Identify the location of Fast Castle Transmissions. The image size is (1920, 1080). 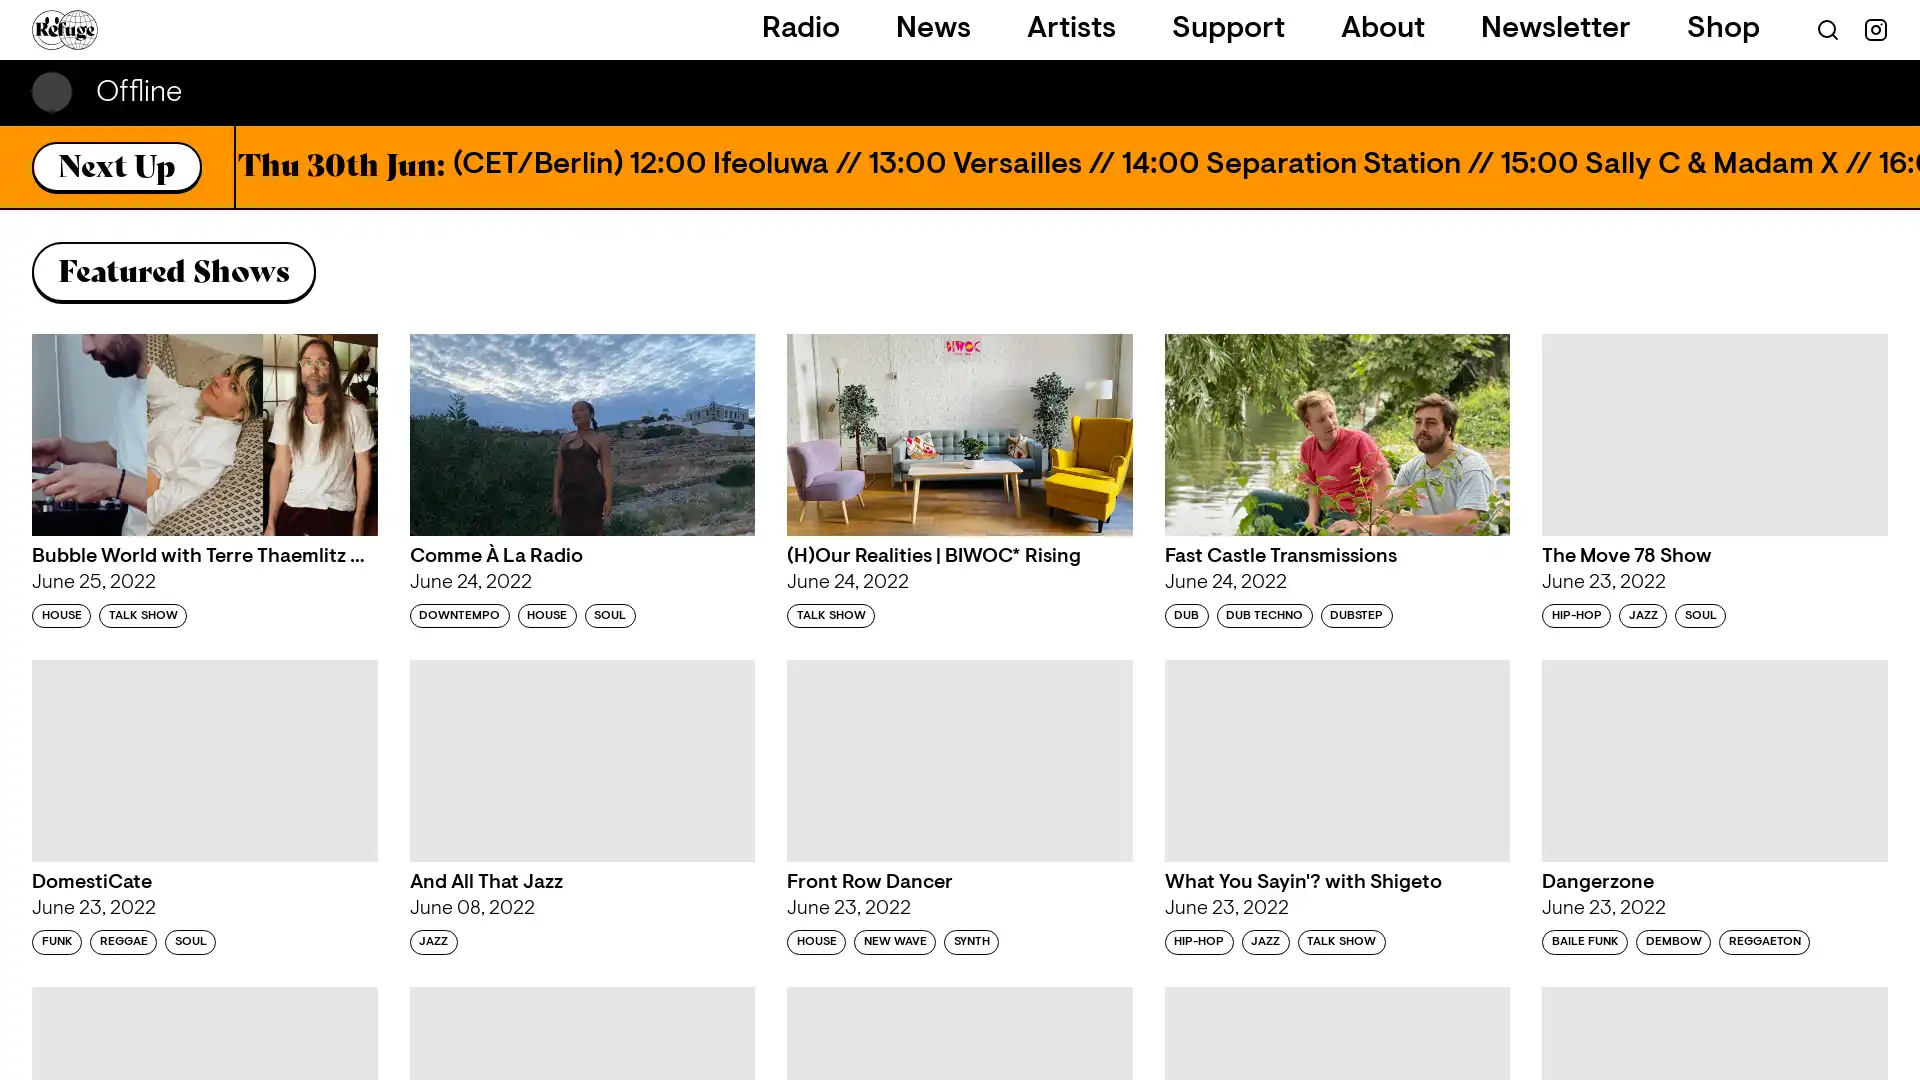
(1337, 434).